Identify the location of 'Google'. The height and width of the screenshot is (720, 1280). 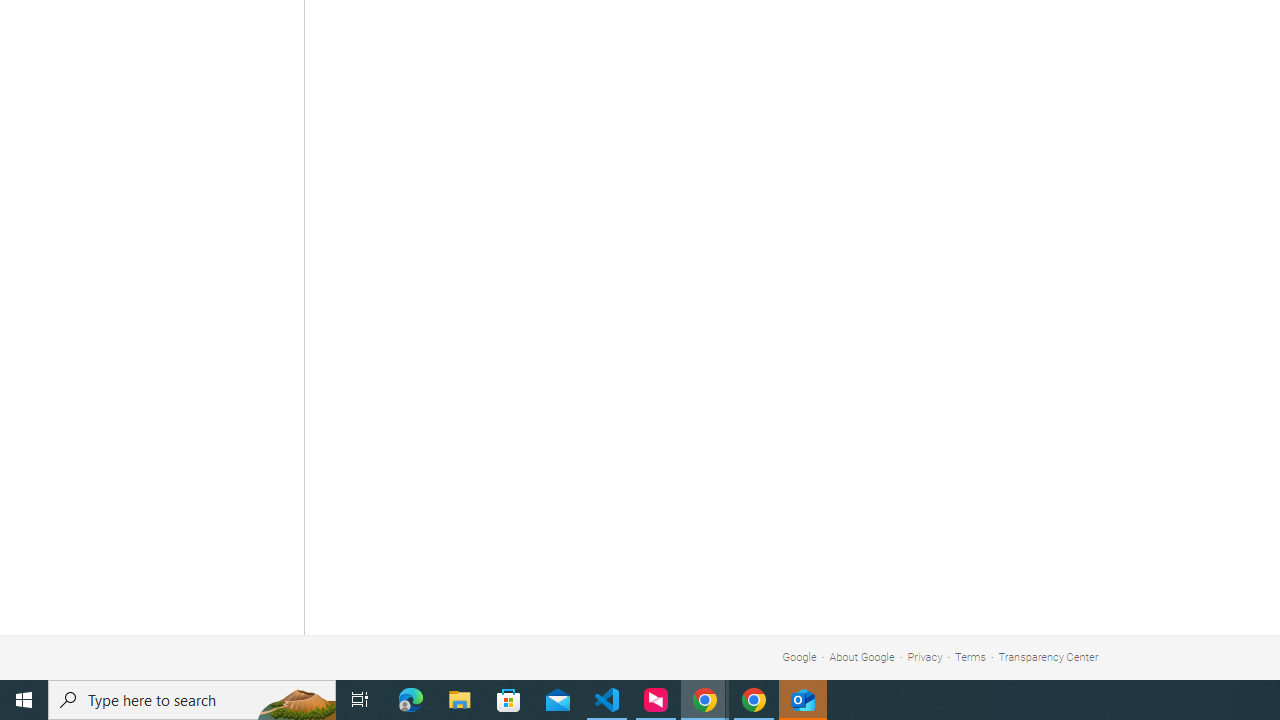
(798, 657).